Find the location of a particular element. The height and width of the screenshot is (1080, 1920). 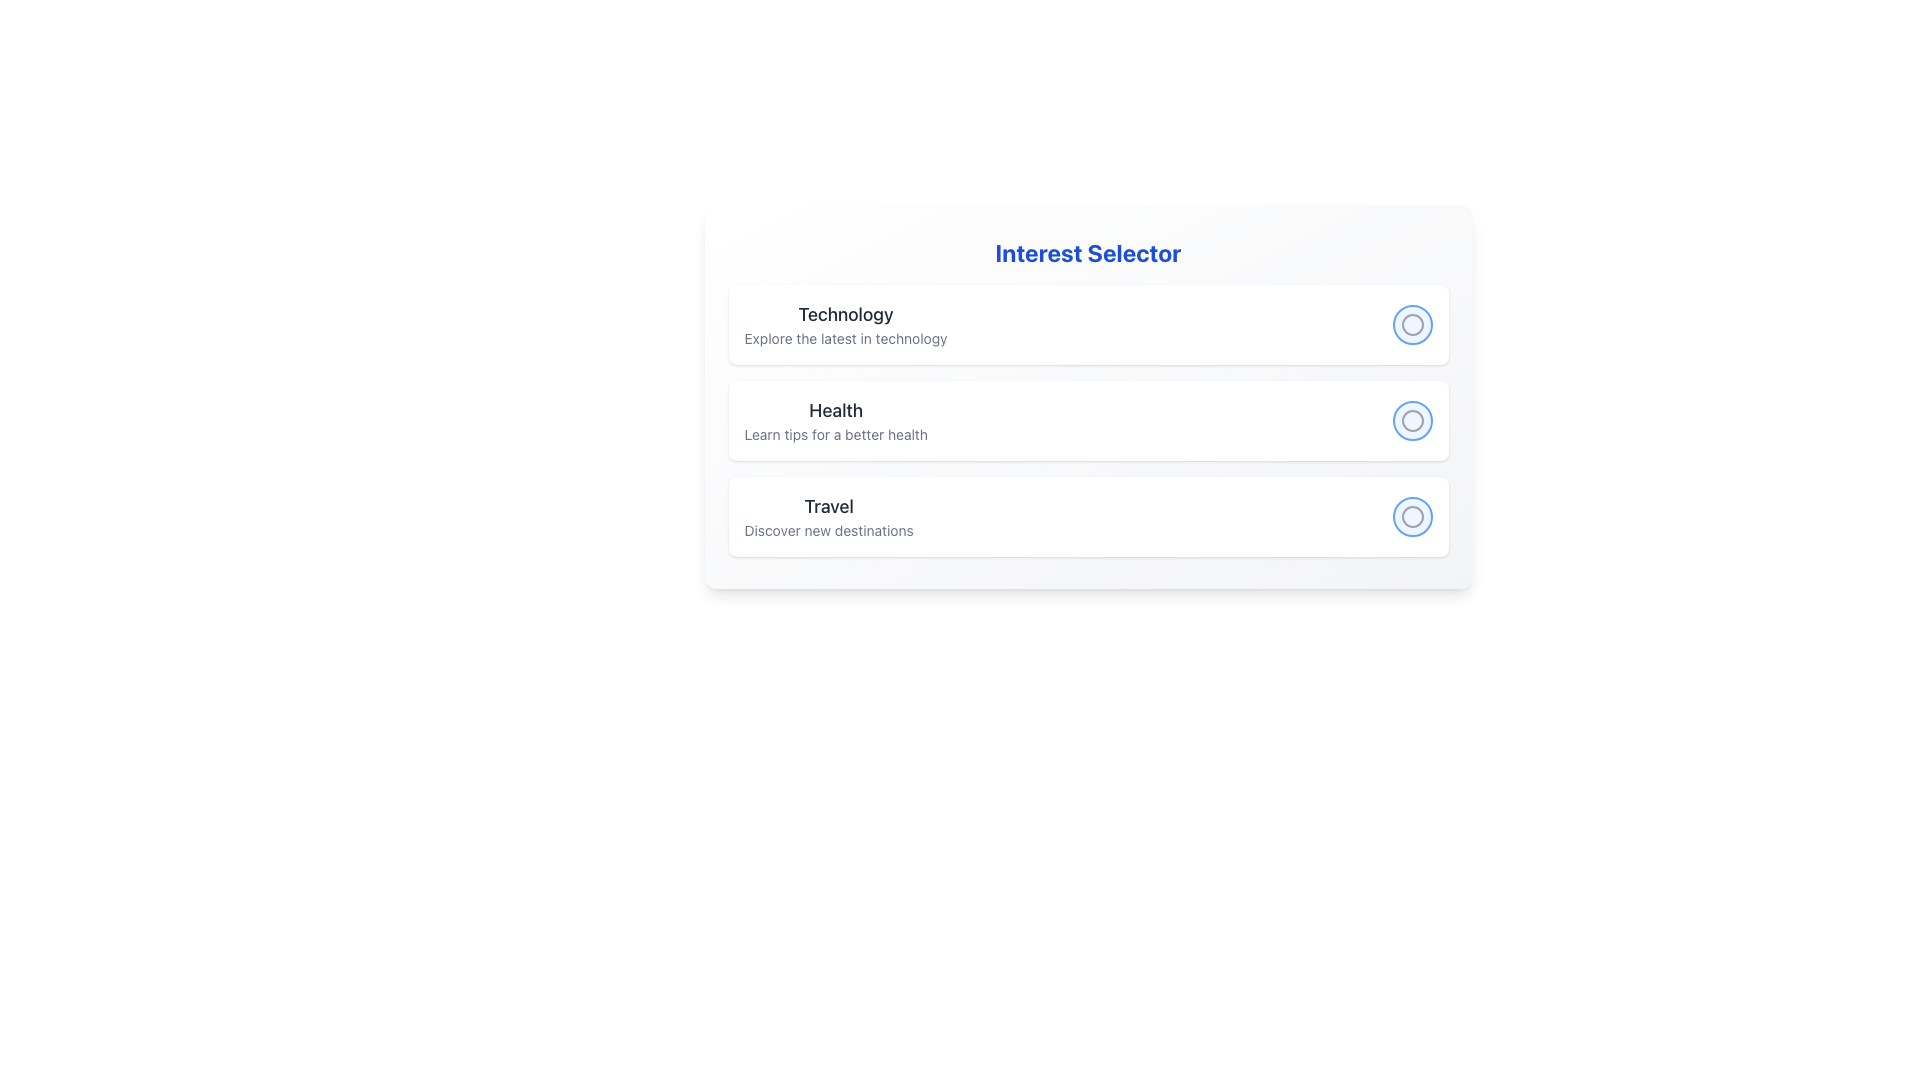

the 'Travel' text label, which is styled in bold dark gray and positioned at the top of its group within the interface for selecting interests is located at coordinates (829, 505).